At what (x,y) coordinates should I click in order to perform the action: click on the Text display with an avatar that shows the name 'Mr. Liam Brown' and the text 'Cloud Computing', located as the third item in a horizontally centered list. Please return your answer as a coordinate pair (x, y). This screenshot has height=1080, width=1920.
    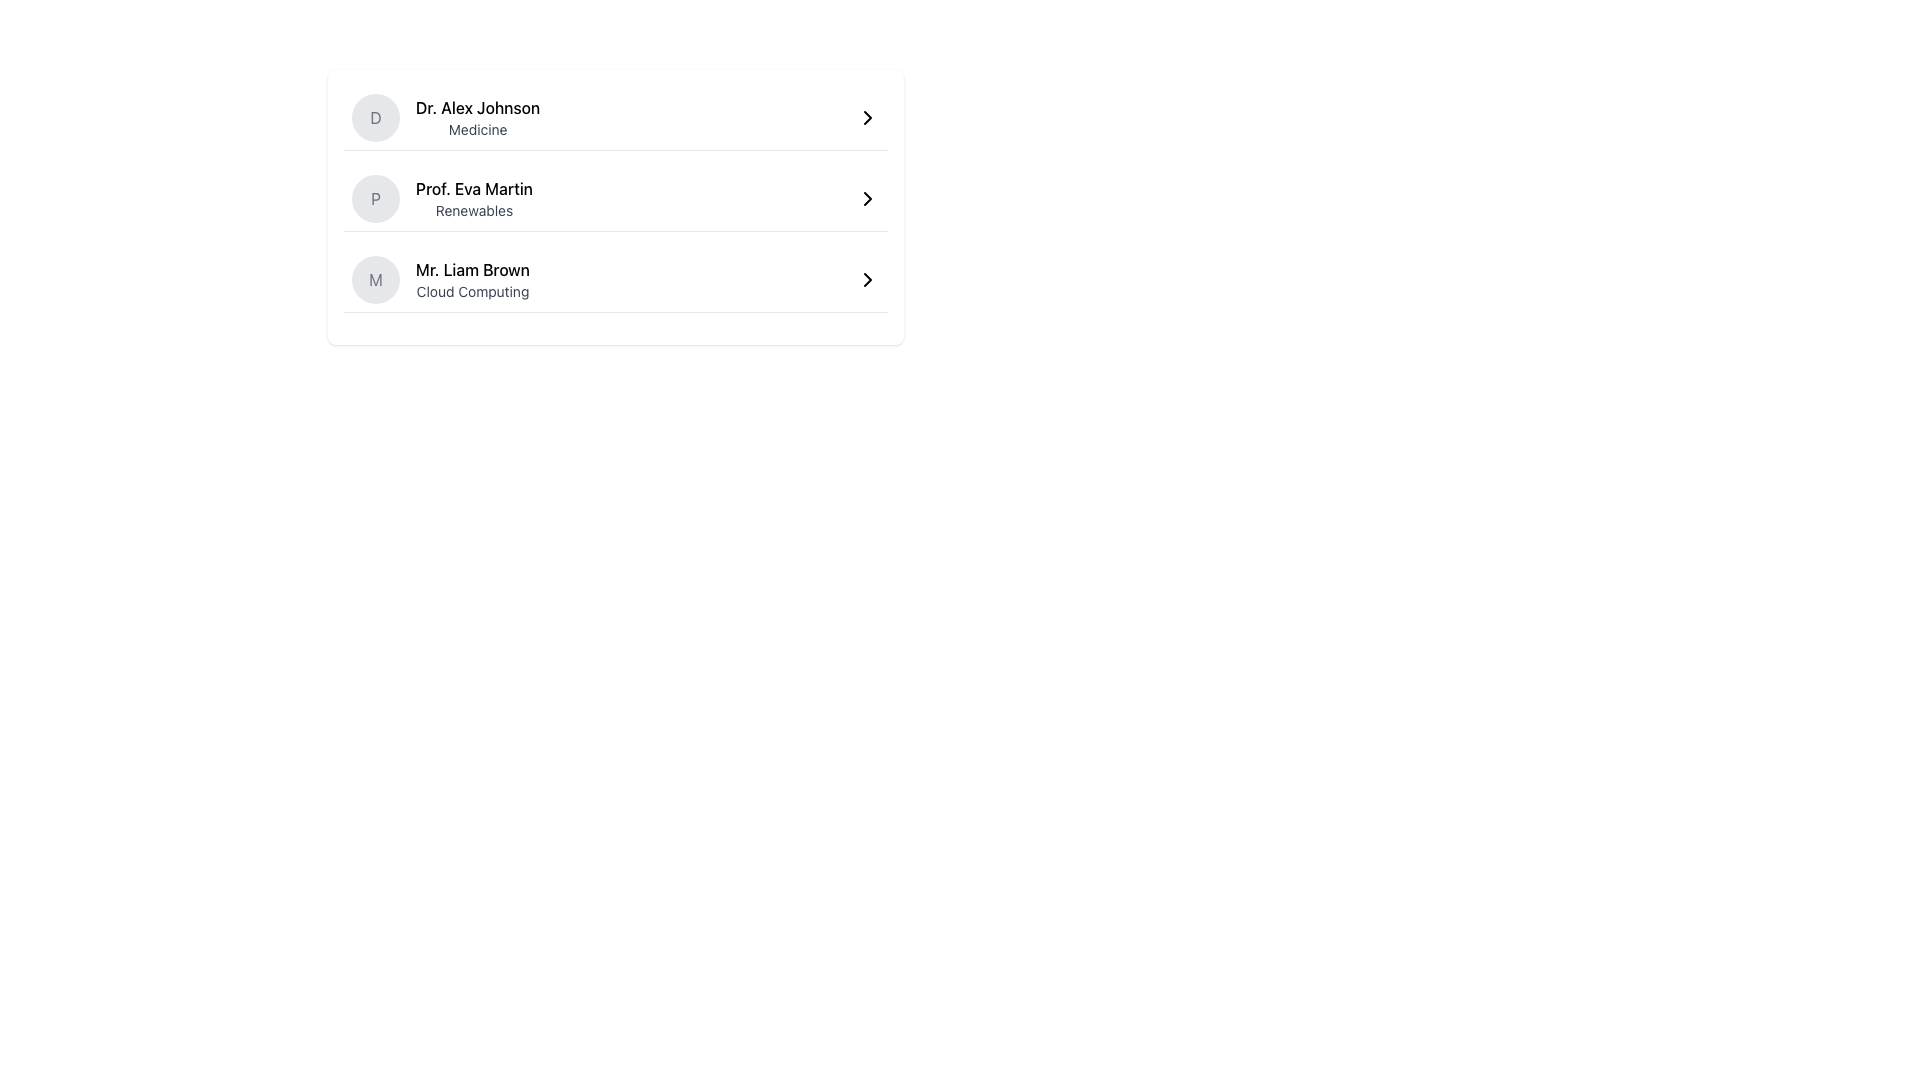
    Looking at the image, I should click on (440, 280).